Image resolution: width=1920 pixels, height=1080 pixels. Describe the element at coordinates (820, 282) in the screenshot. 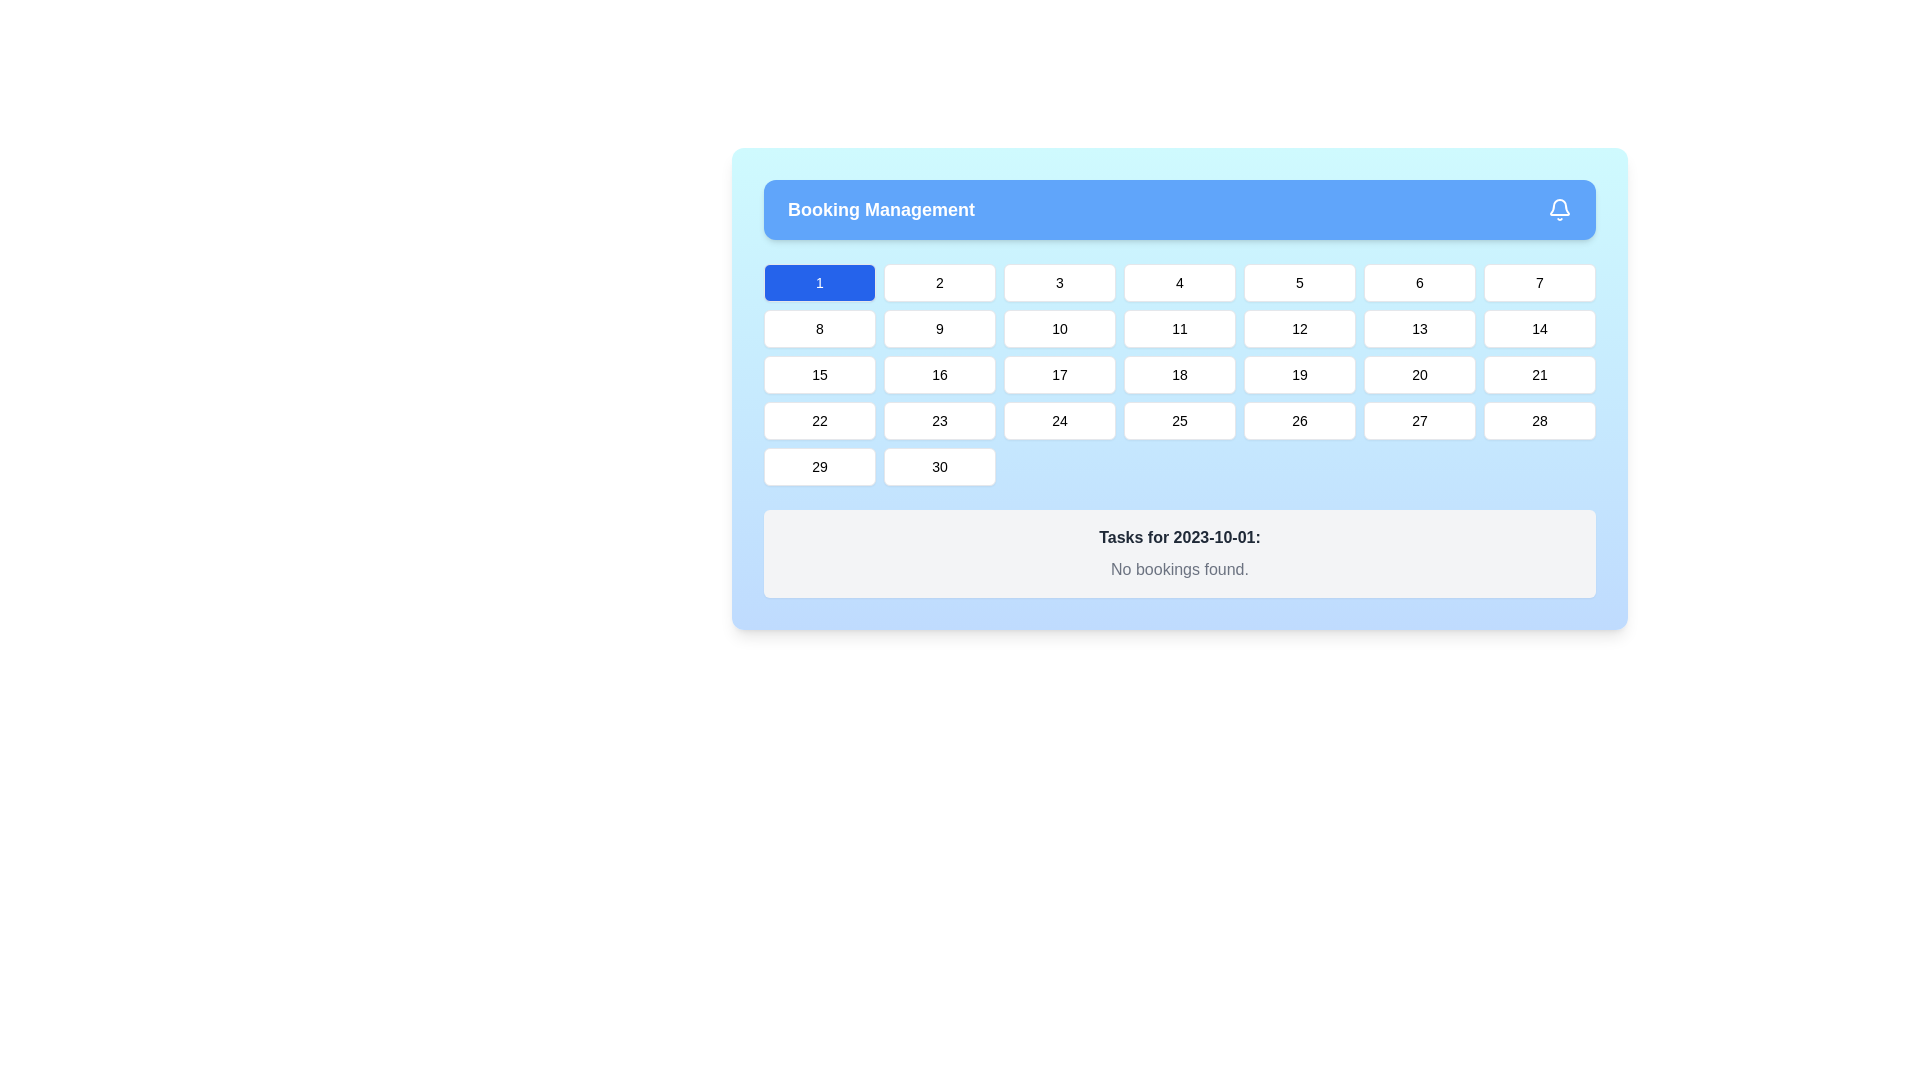

I see `the blue rectangular button labeled '1' with rounded corners` at that location.